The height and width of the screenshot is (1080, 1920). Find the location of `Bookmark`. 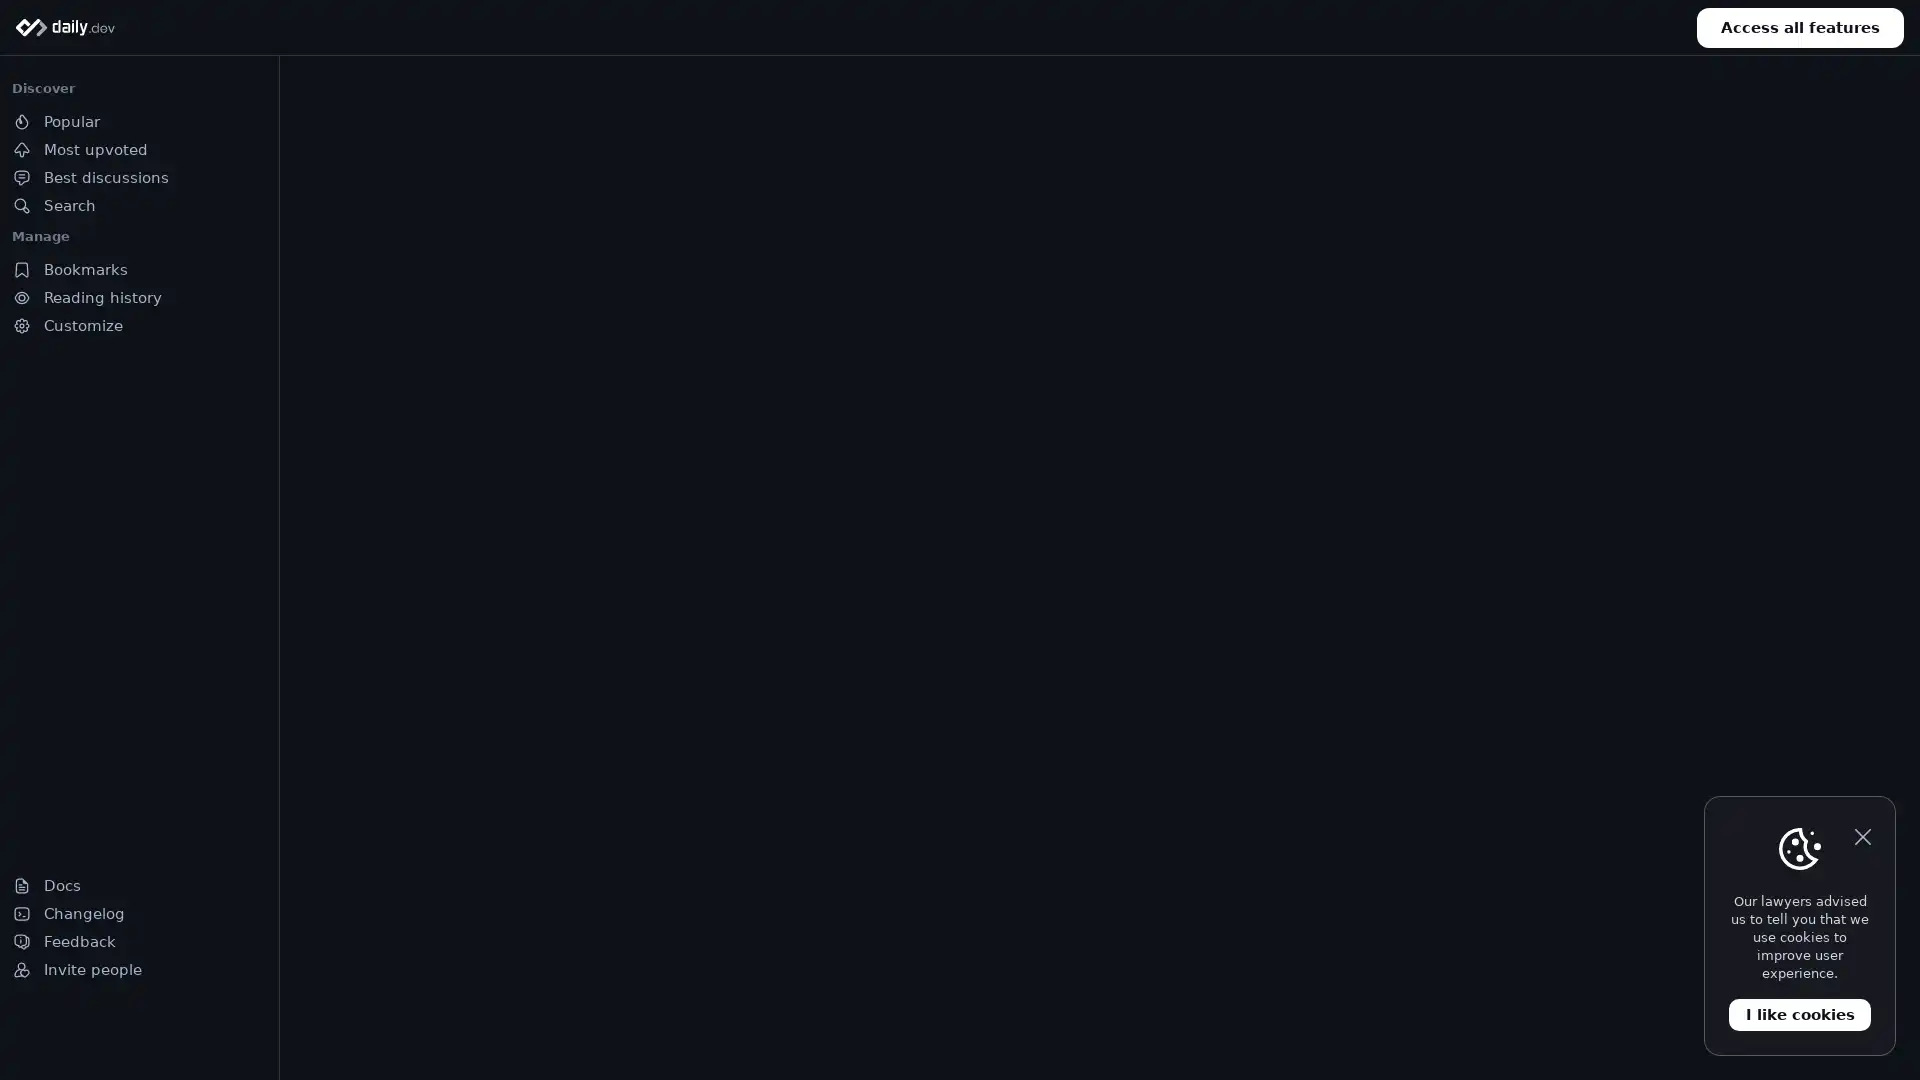

Bookmark is located at coordinates (686, 975).